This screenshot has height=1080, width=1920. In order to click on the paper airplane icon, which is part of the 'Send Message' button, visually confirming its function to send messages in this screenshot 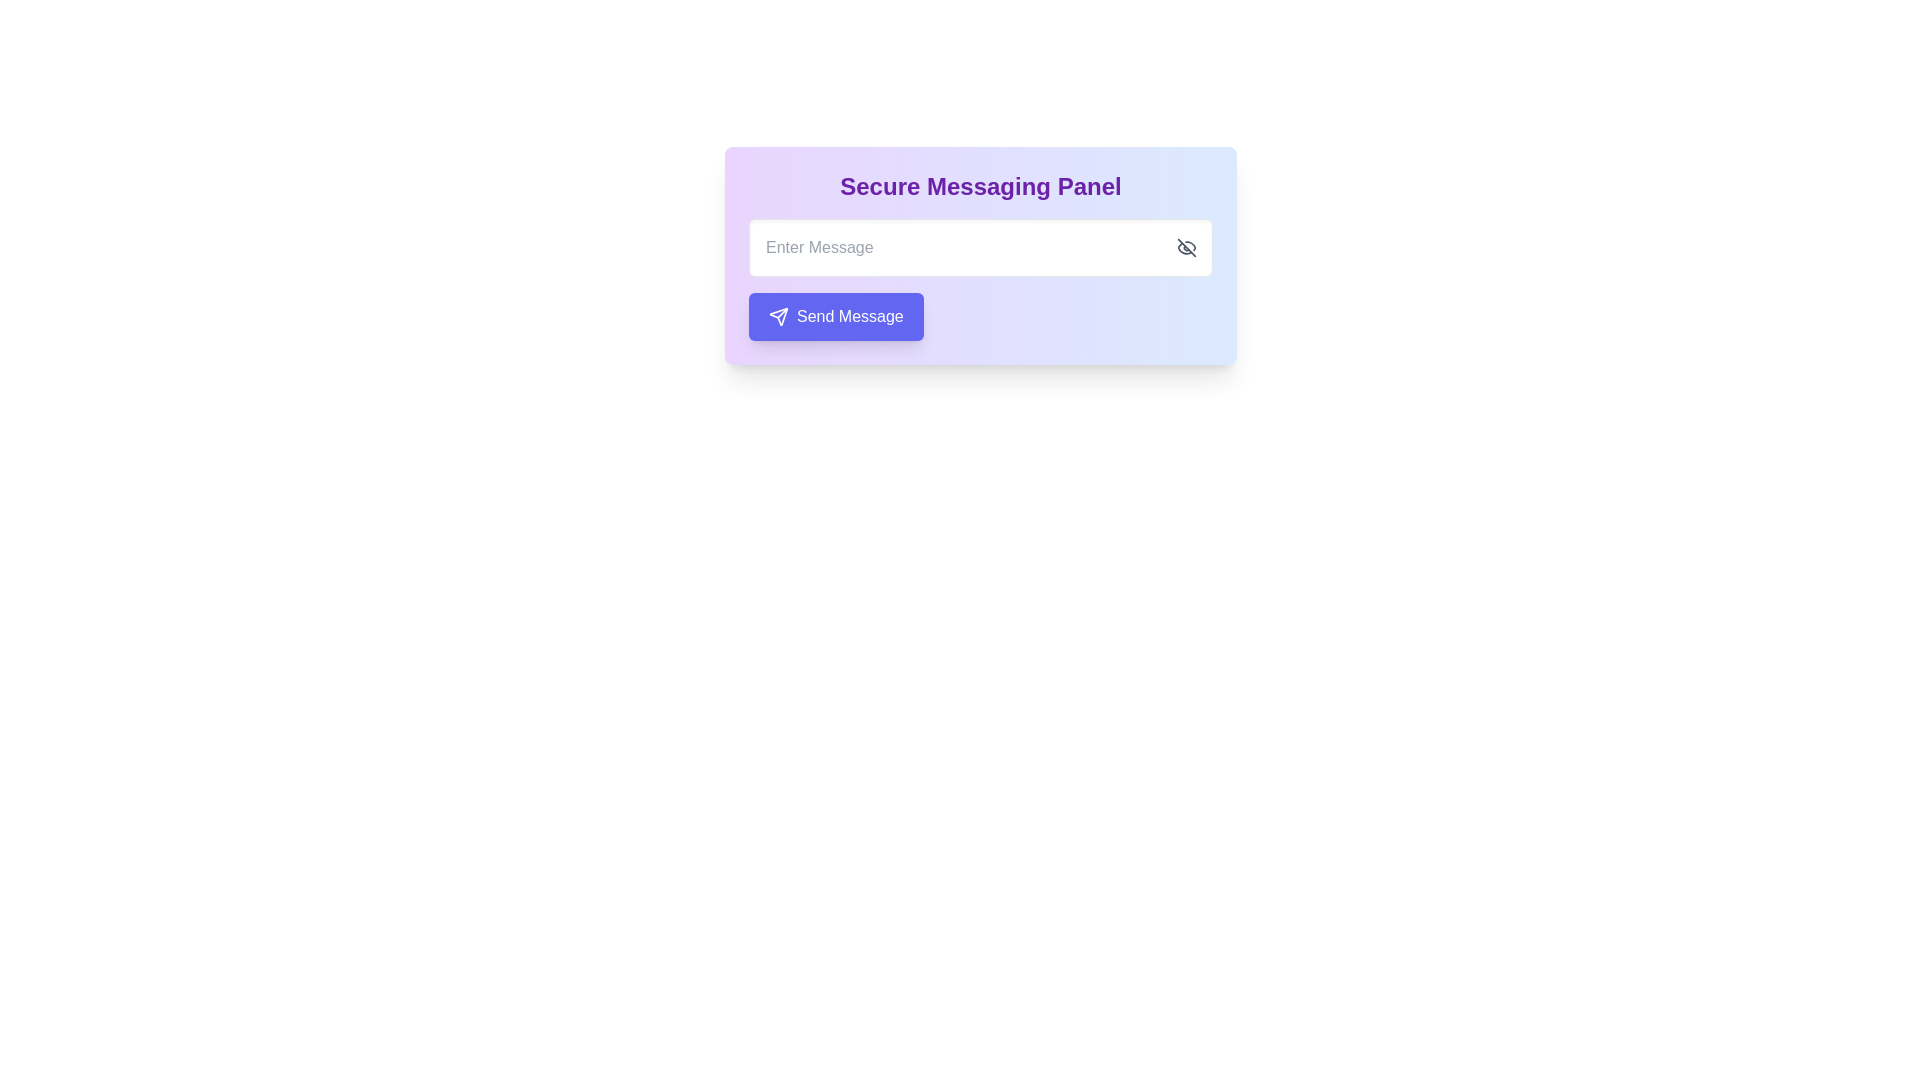, I will do `click(777, 315)`.